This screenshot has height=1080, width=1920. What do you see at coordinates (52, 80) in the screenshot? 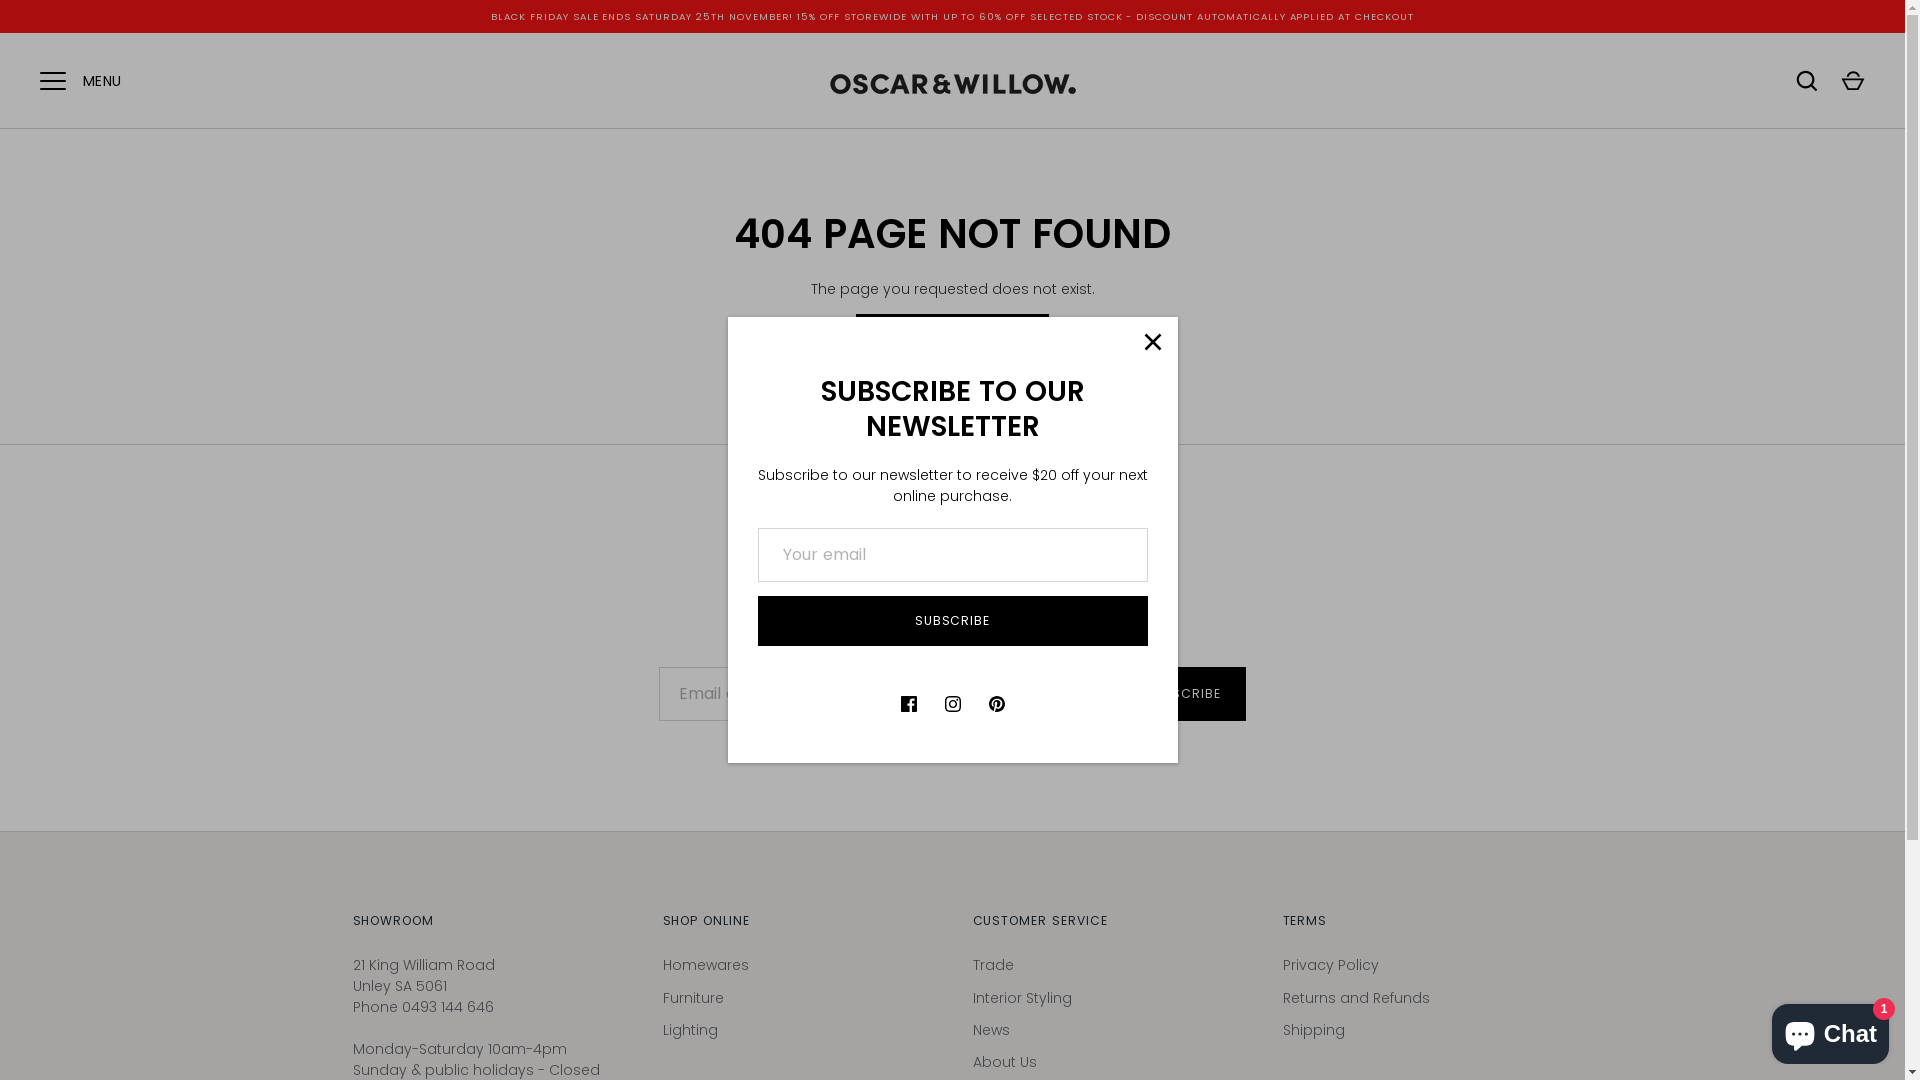
I see `'MENU'` at bounding box center [52, 80].